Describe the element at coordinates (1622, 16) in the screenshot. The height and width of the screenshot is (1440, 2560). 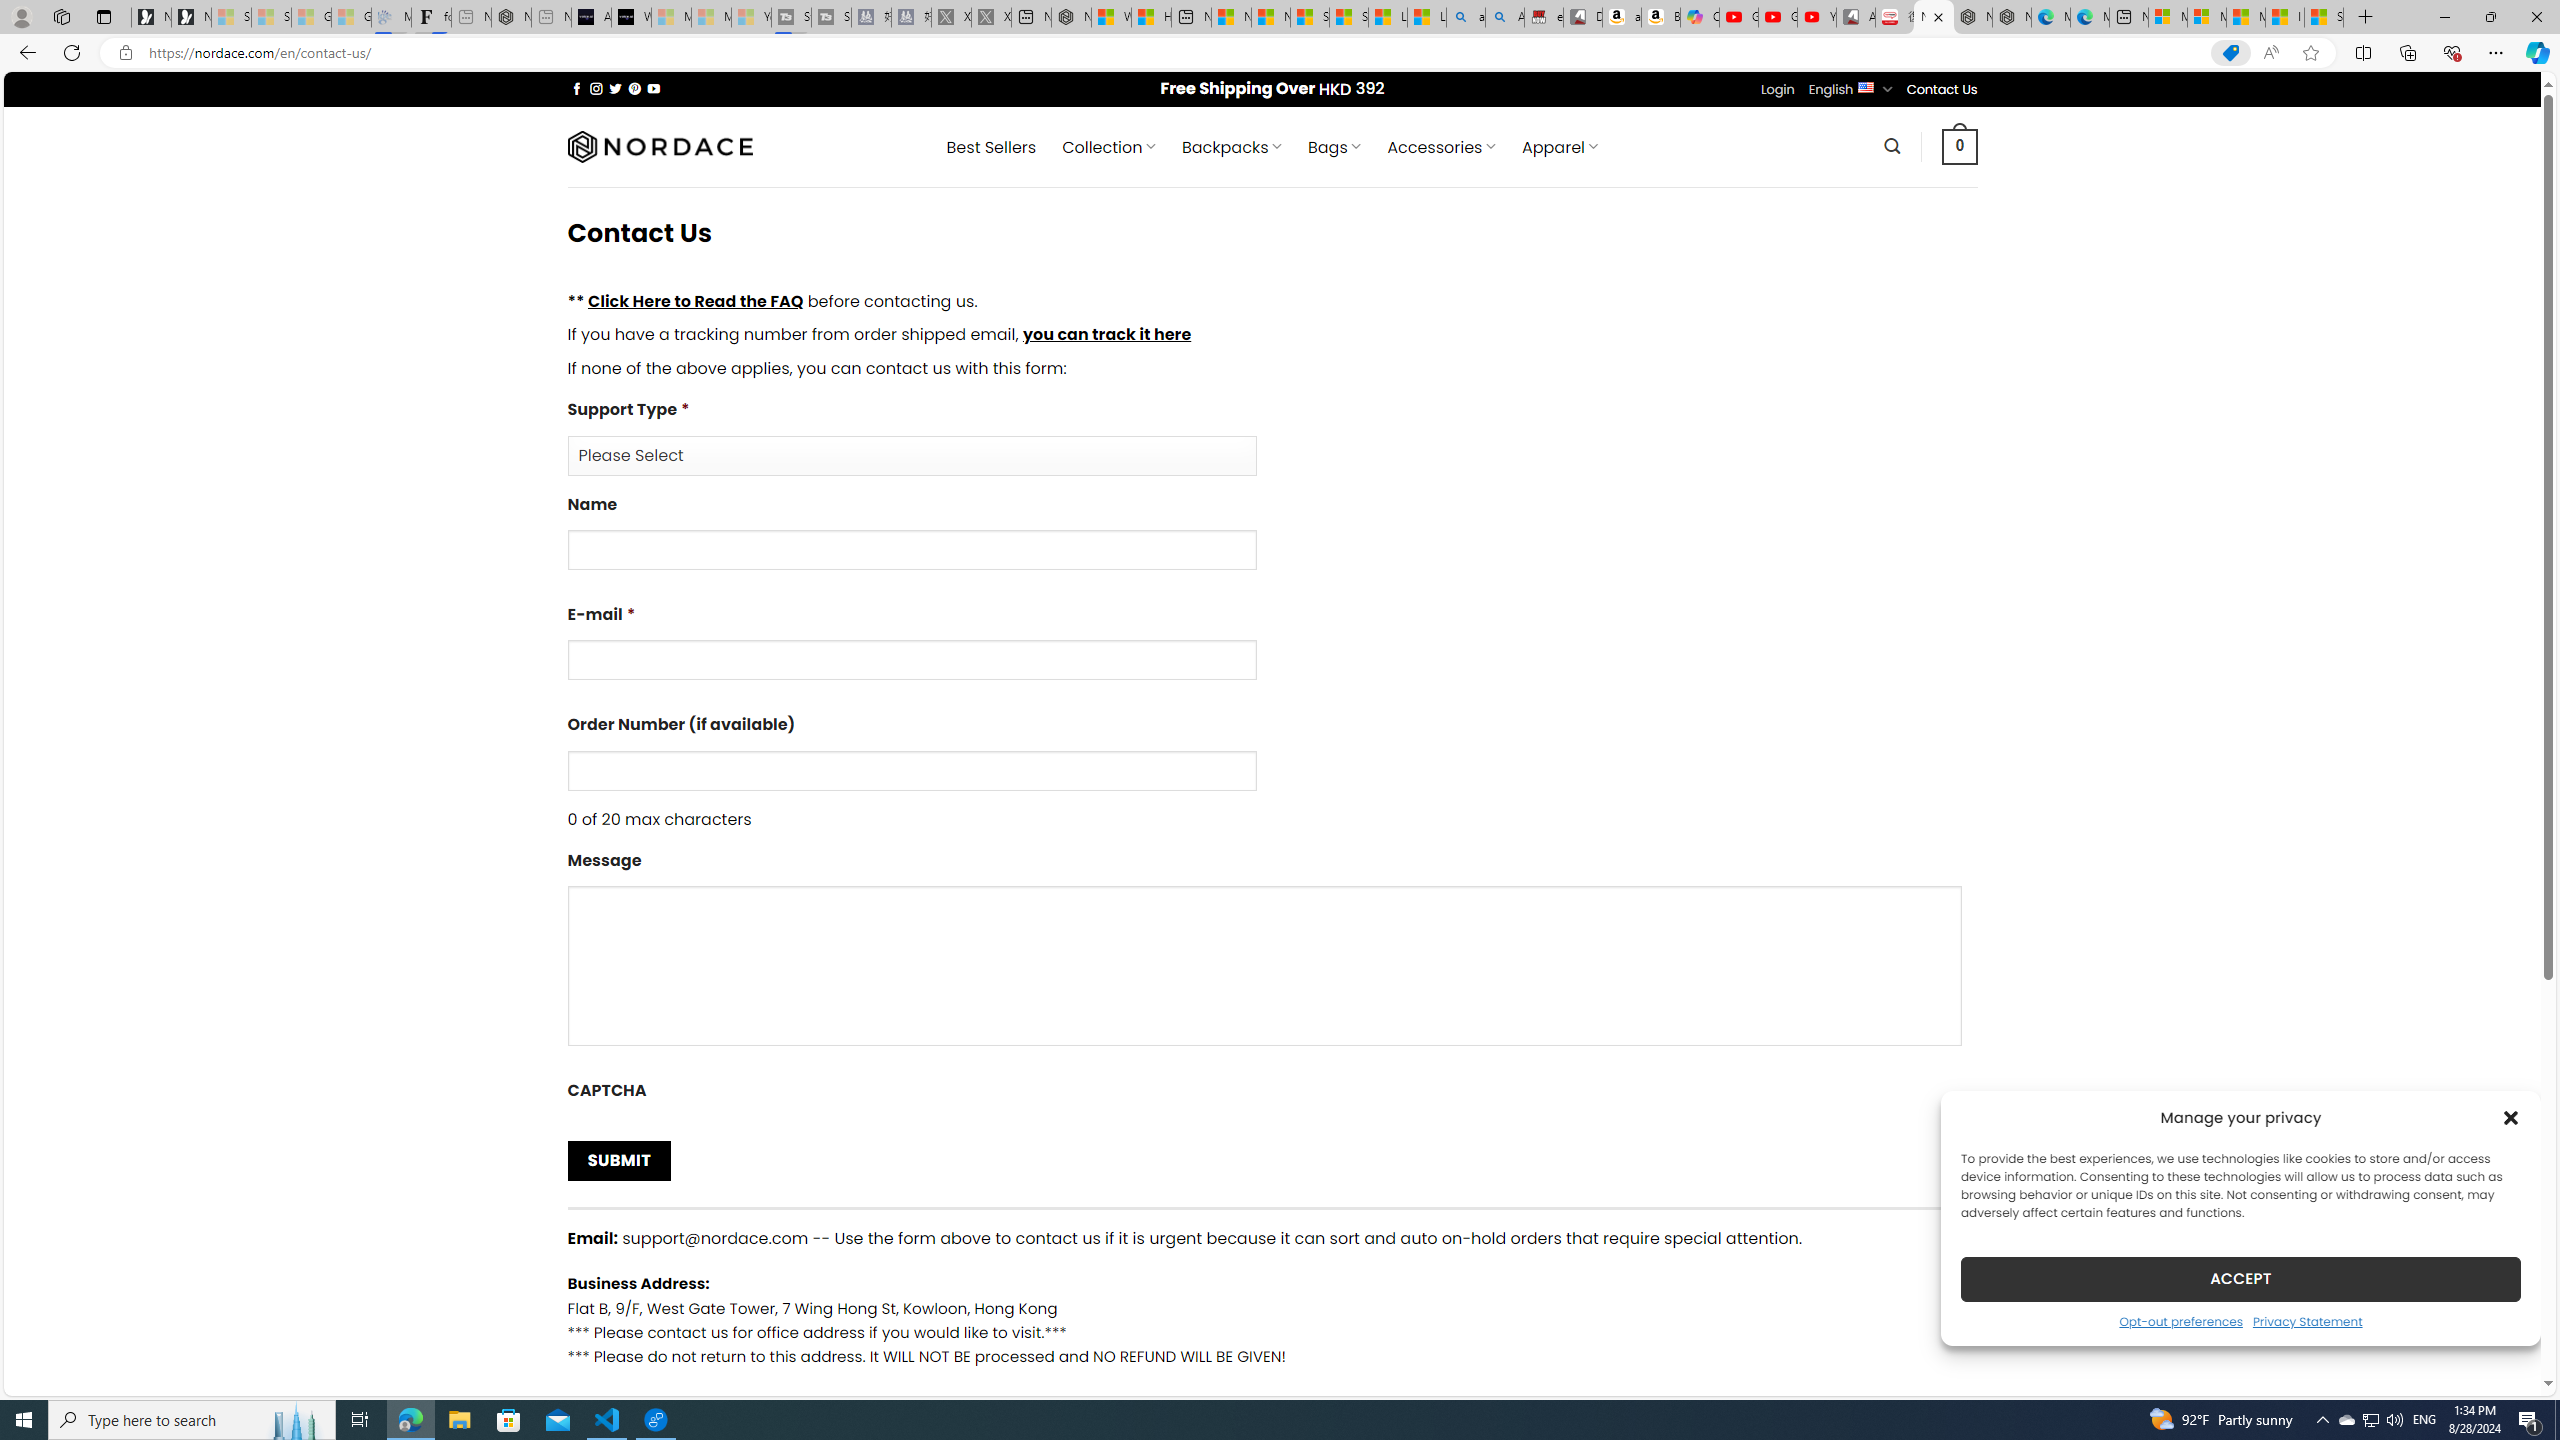
I see `'amazon.in/dp/B0CX59H5W7/?tag=gsmcom05-21'` at that location.